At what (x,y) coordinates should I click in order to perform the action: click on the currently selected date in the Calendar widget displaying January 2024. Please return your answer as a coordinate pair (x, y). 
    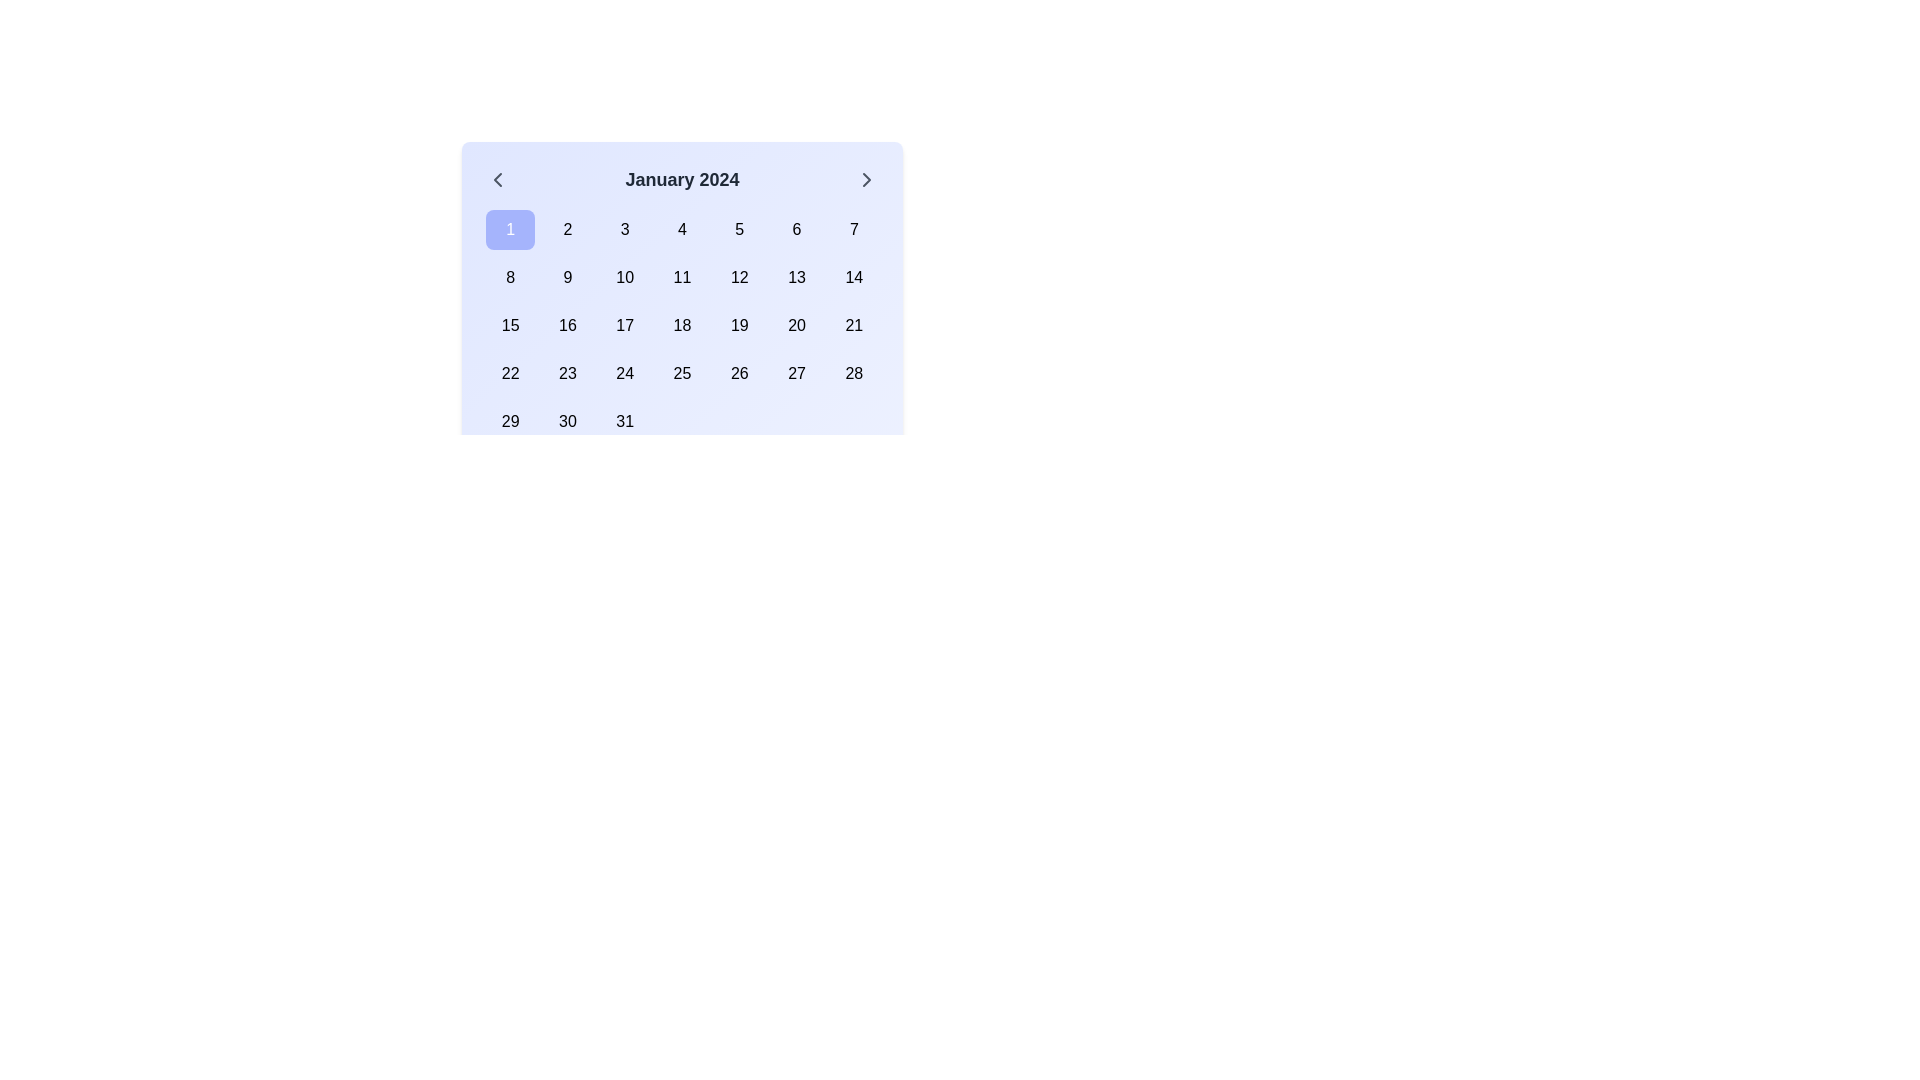
    Looking at the image, I should click on (682, 339).